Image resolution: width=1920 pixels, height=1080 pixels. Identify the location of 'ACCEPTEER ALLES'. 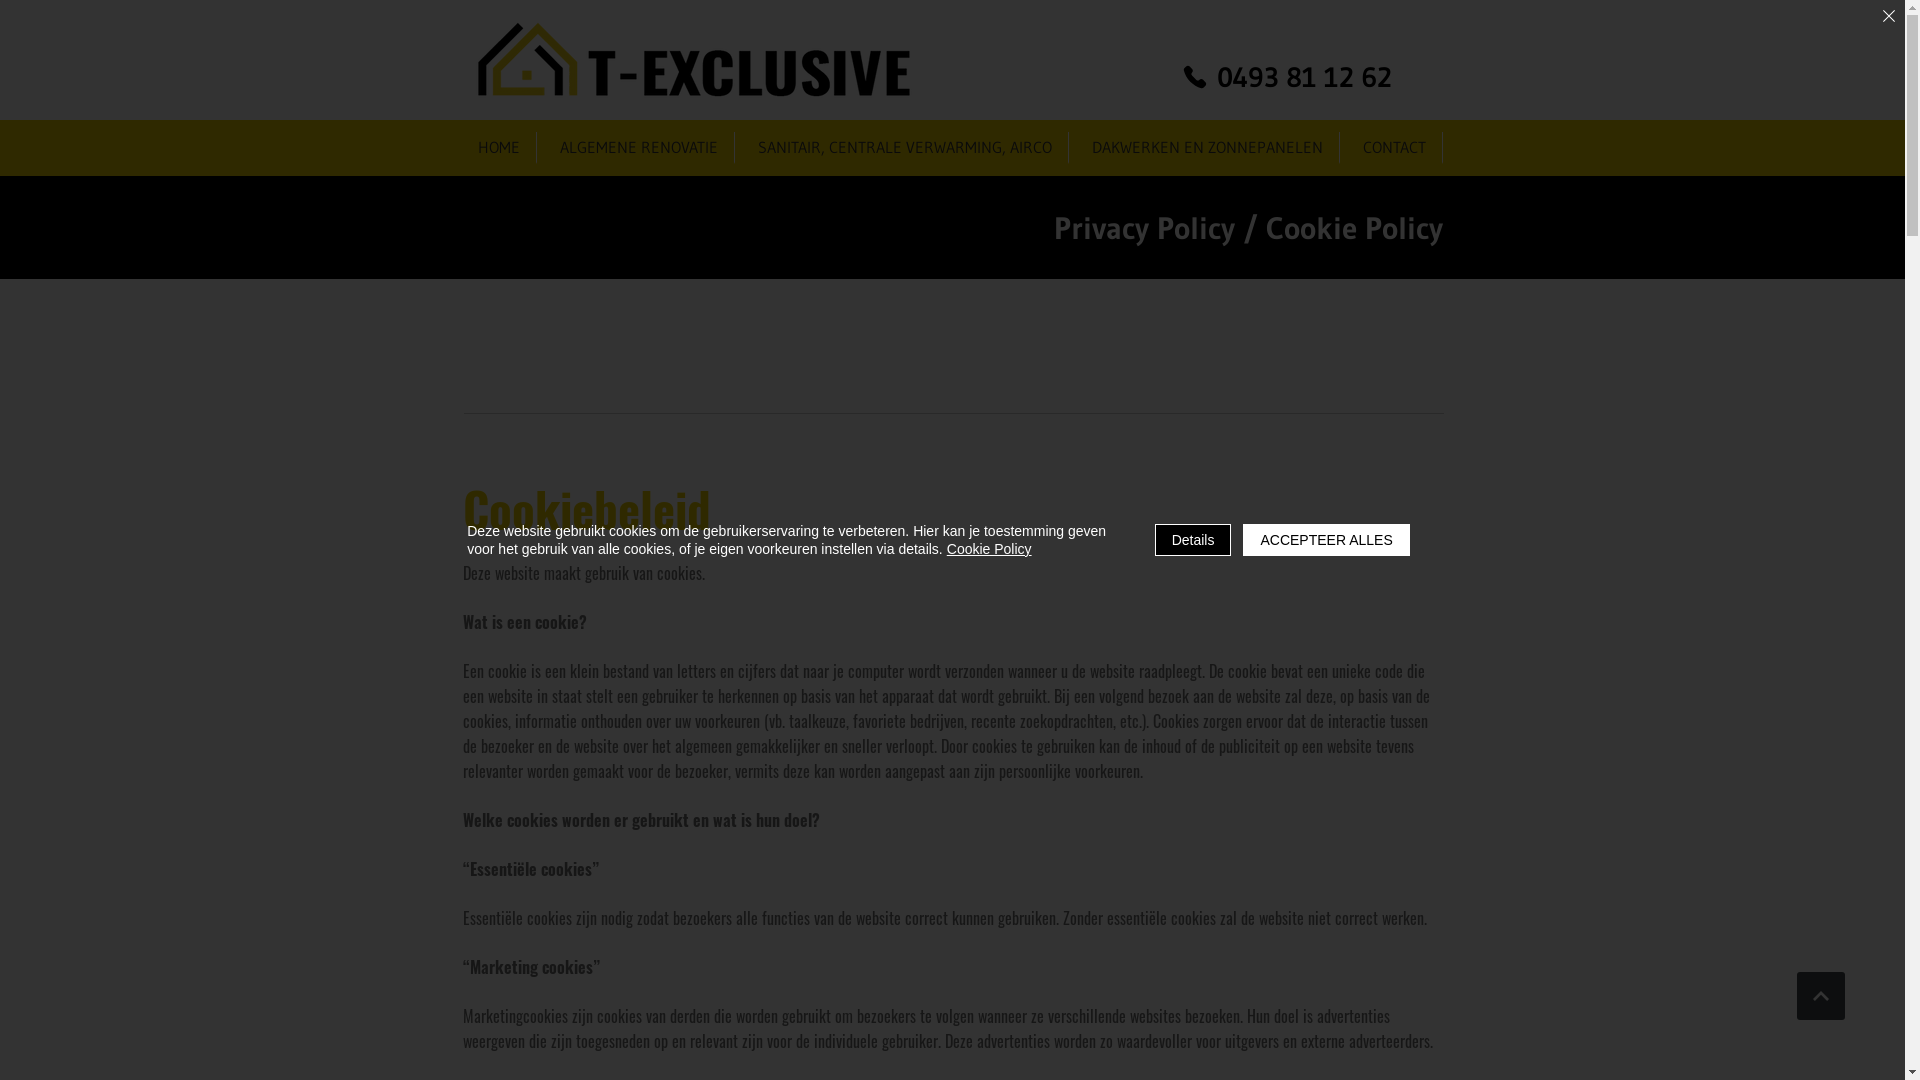
(1325, 540).